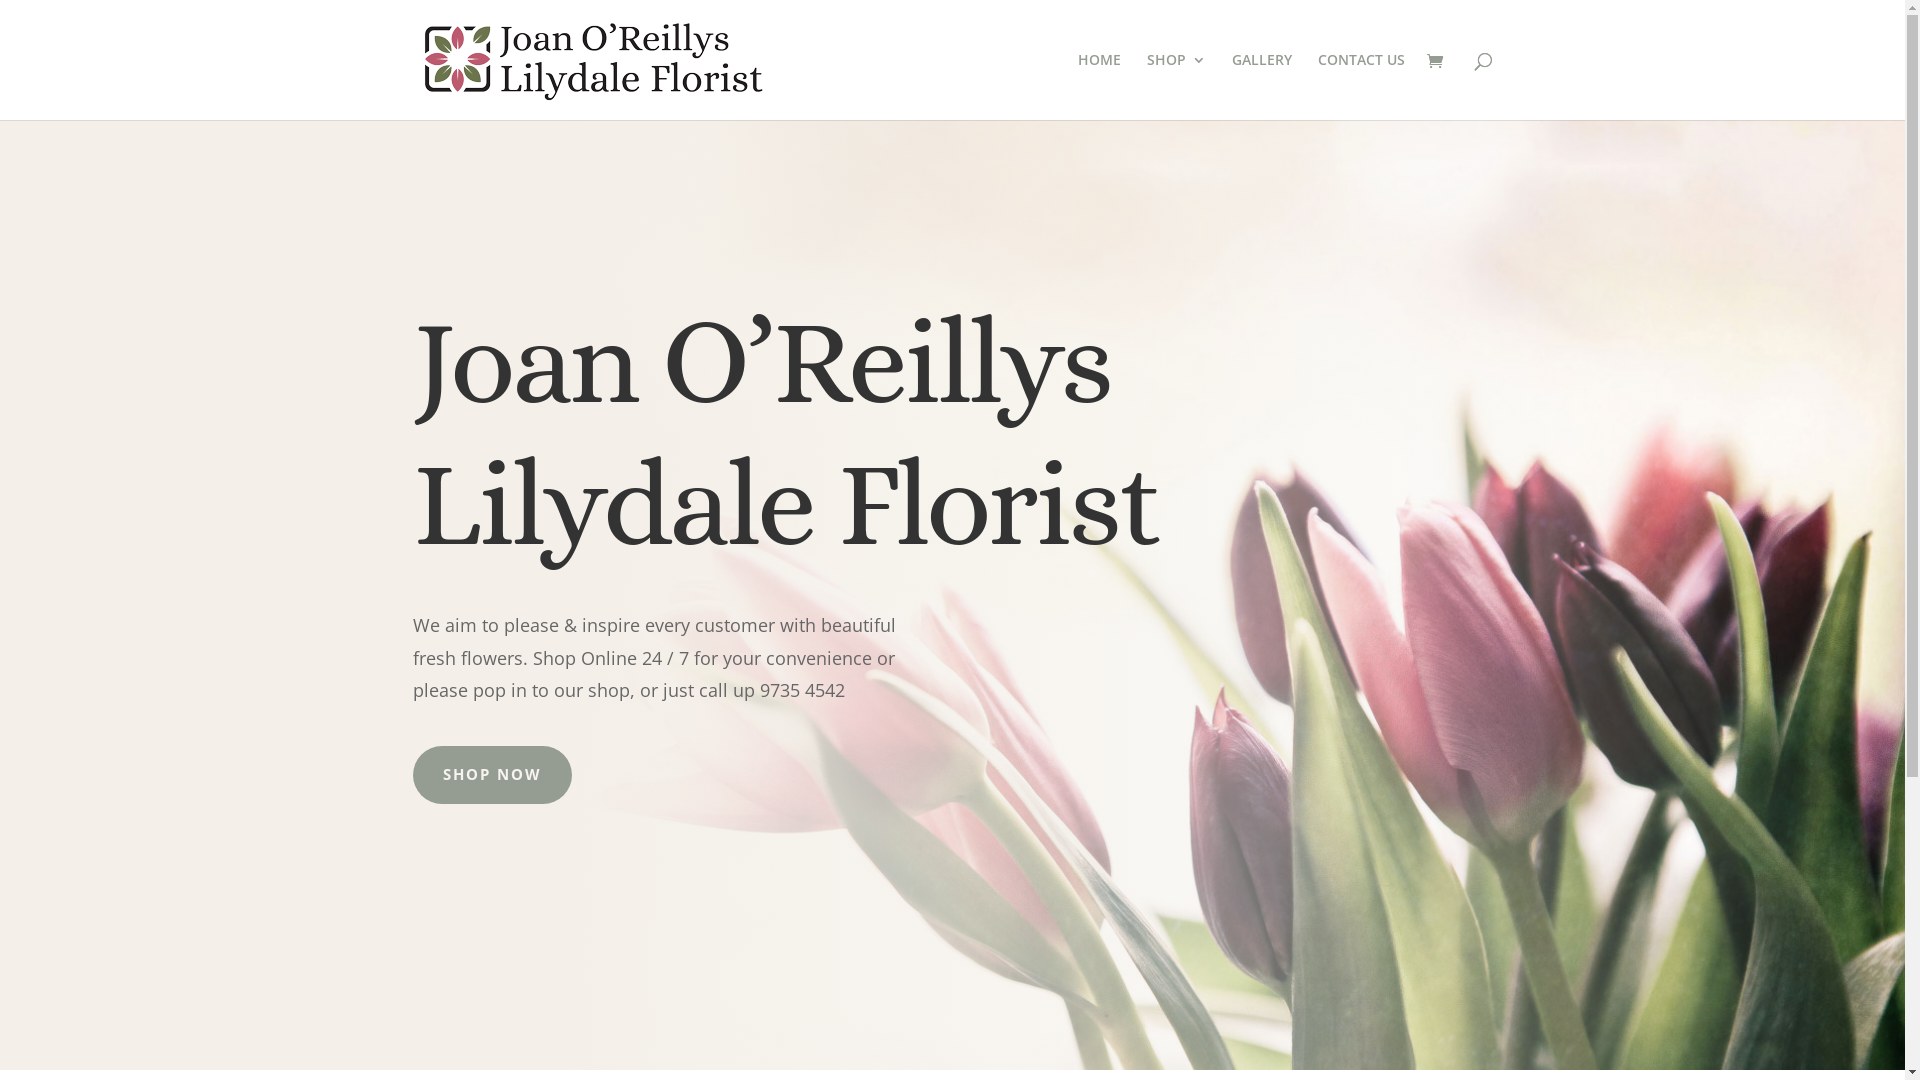 This screenshot has height=1080, width=1920. What do you see at coordinates (411, 774) in the screenshot?
I see `'SHOP NOW'` at bounding box center [411, 774].